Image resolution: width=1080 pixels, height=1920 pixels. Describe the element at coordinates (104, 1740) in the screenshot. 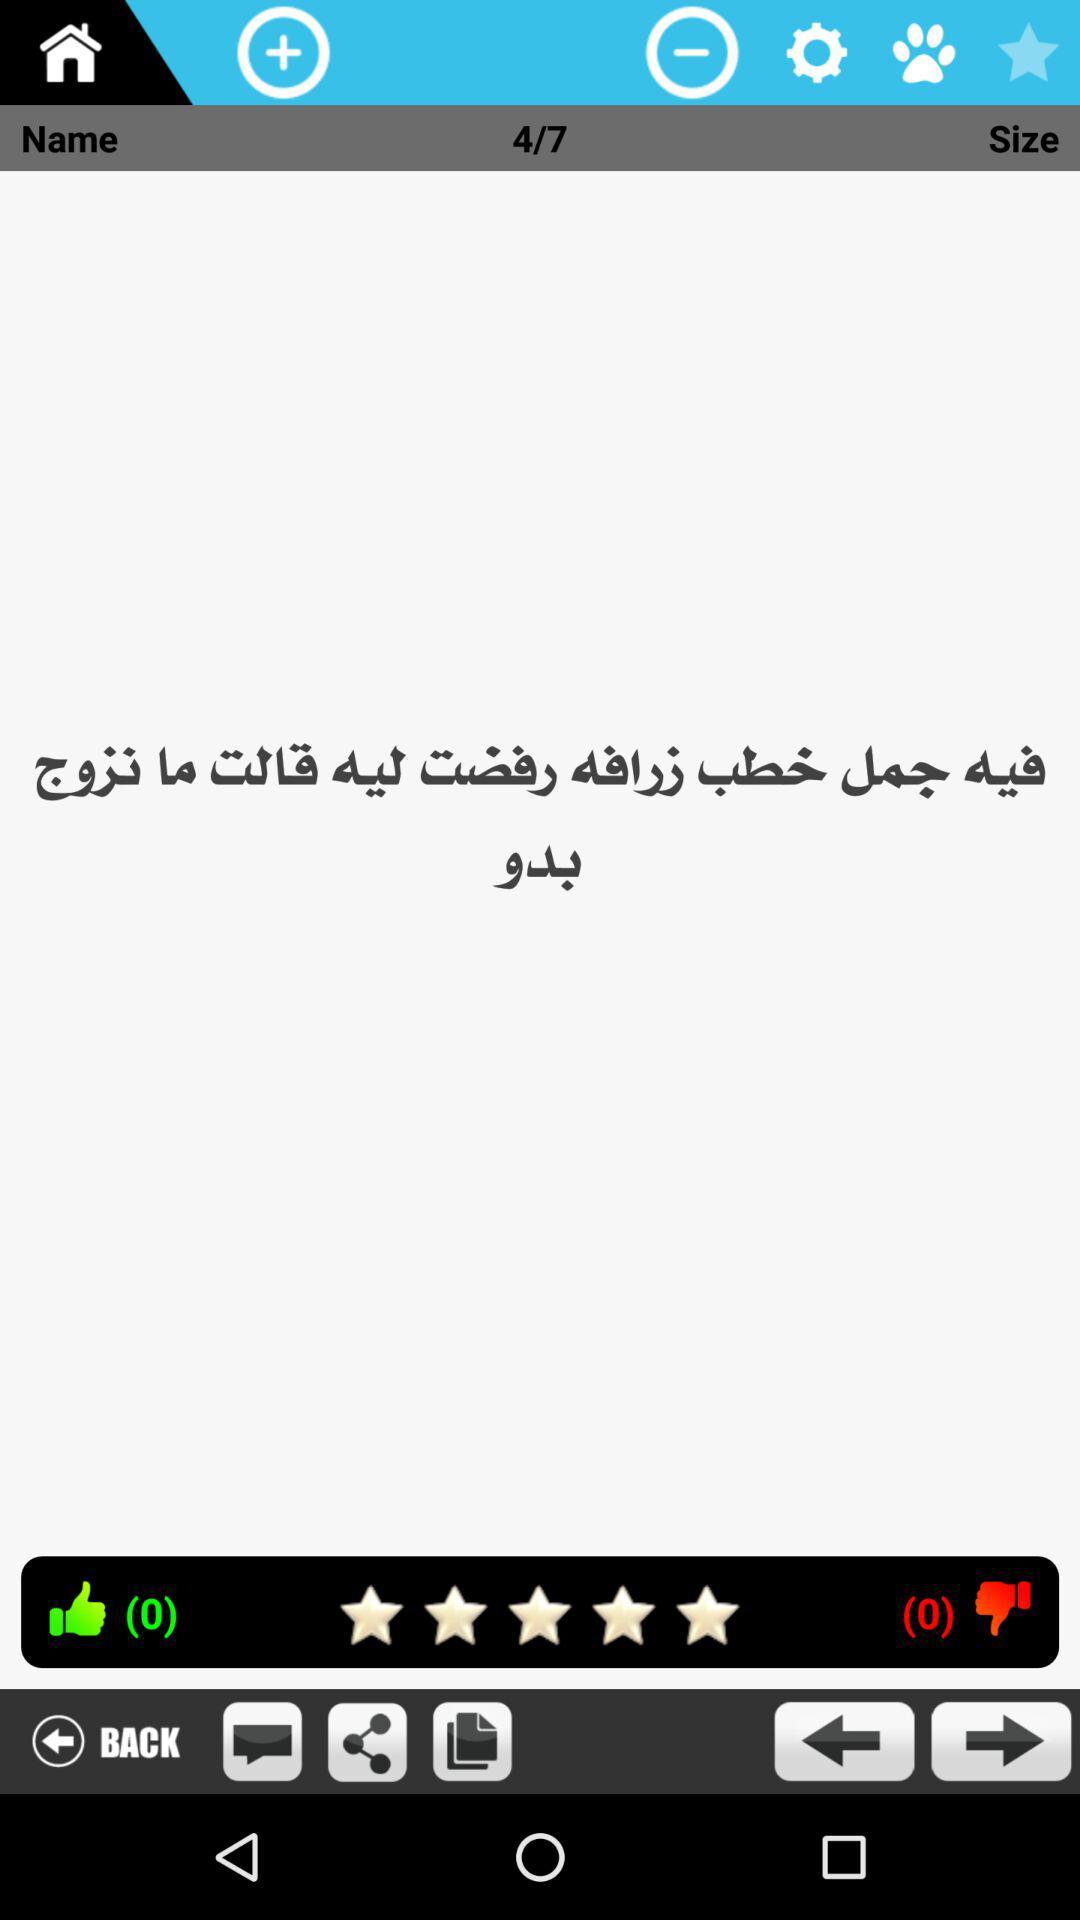

I see `go back` at that location.